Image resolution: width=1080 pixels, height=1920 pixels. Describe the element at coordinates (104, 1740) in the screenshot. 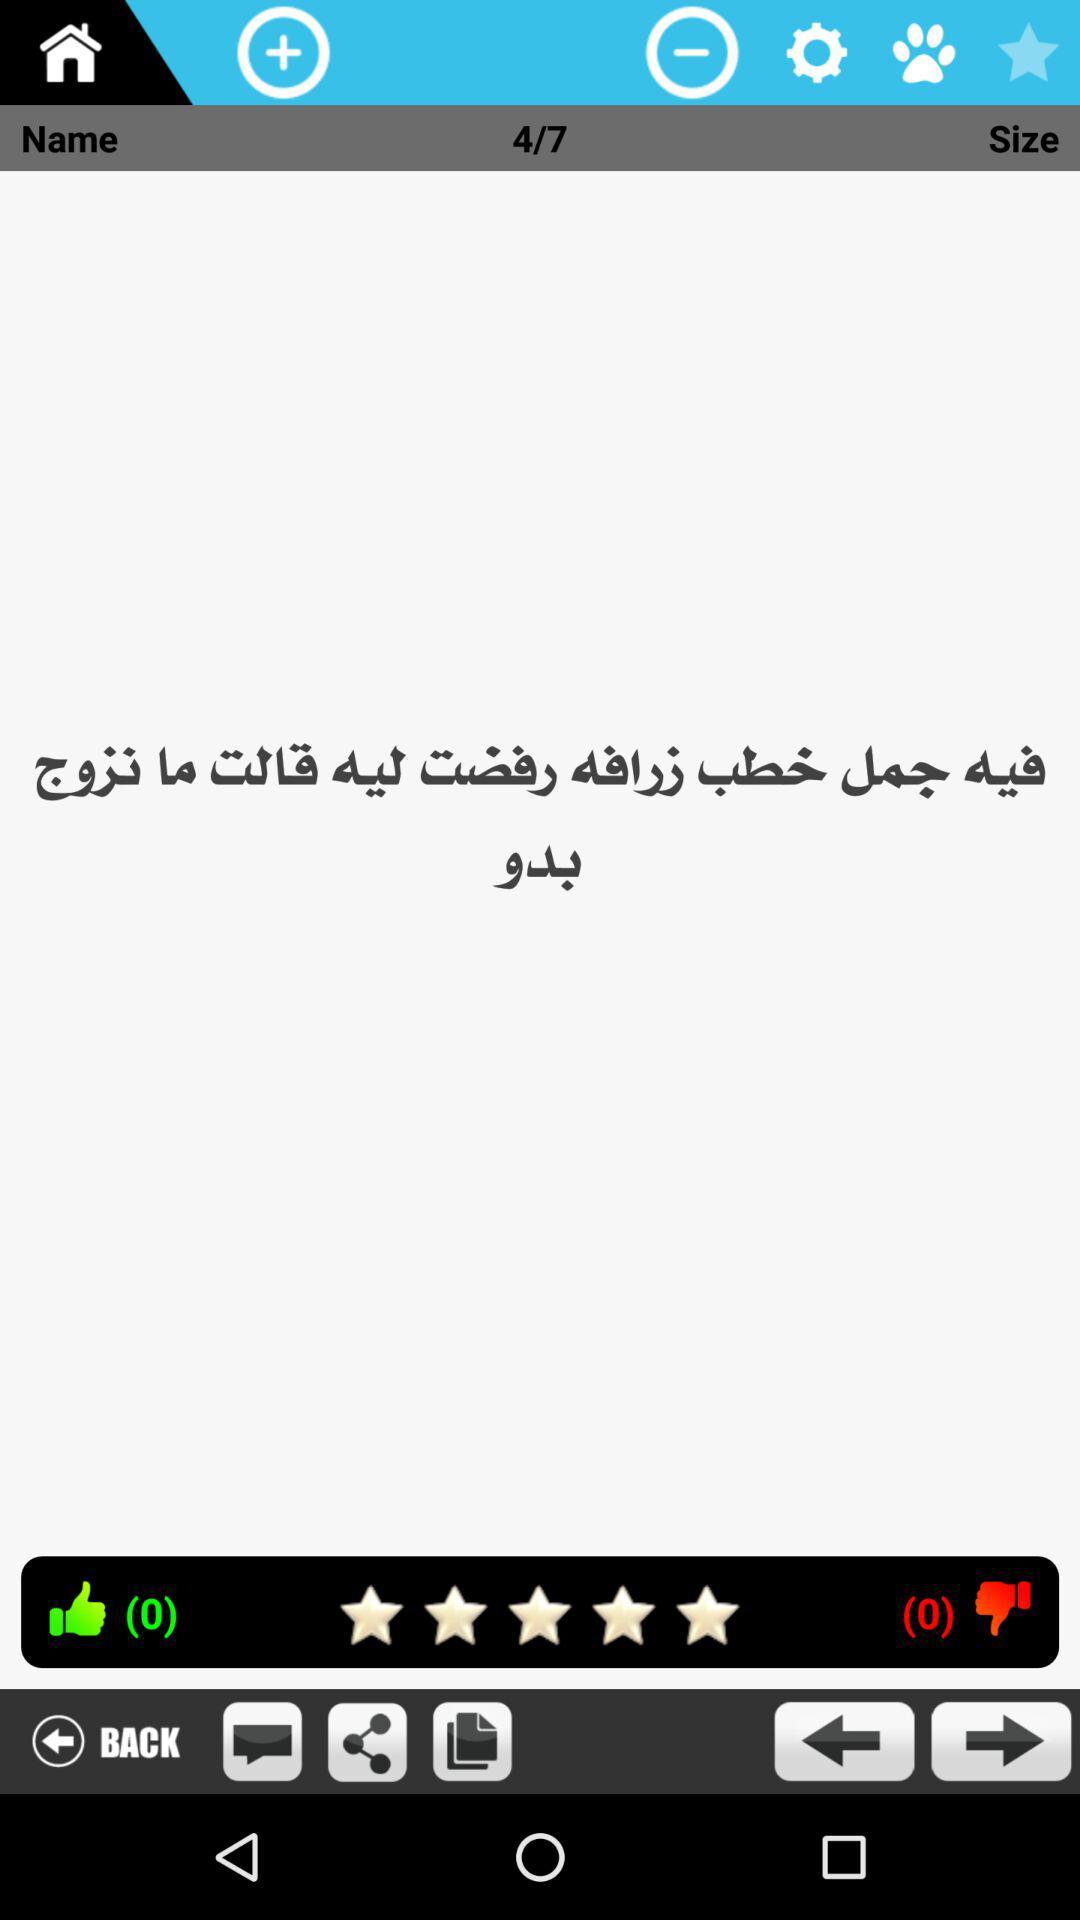

I see `go back` at that location.